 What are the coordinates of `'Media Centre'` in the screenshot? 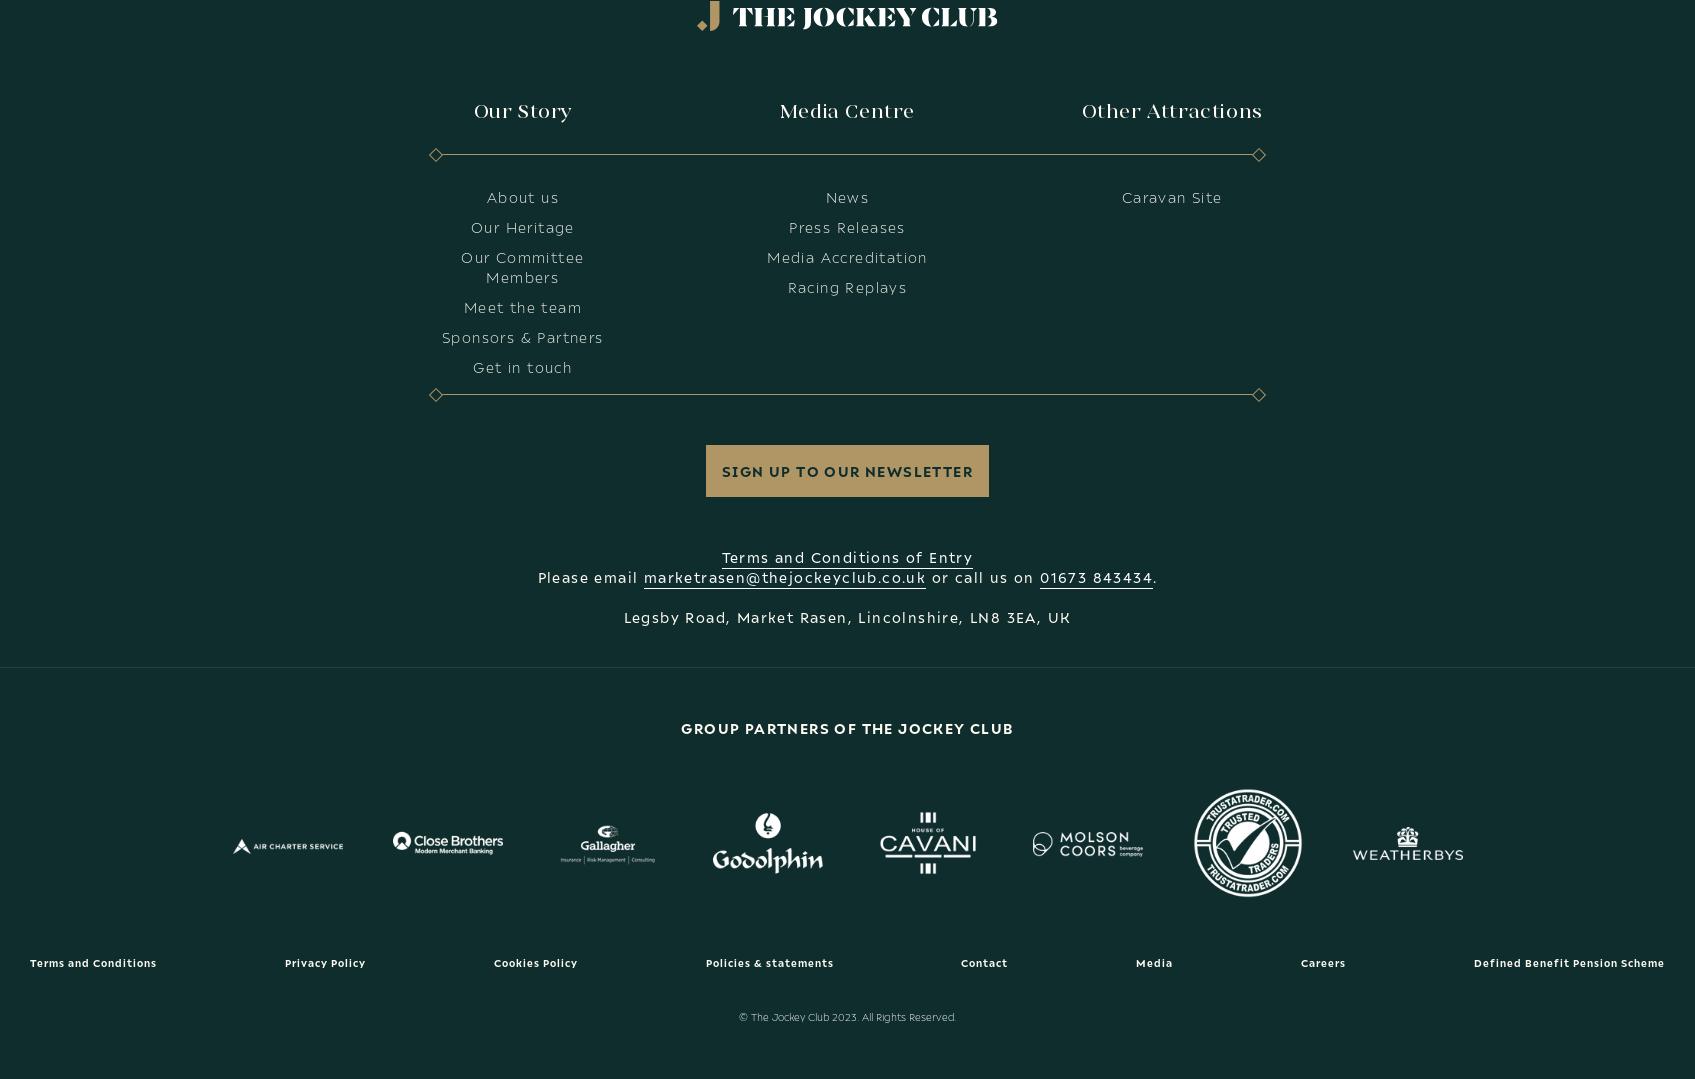 It's located at (778, 111).